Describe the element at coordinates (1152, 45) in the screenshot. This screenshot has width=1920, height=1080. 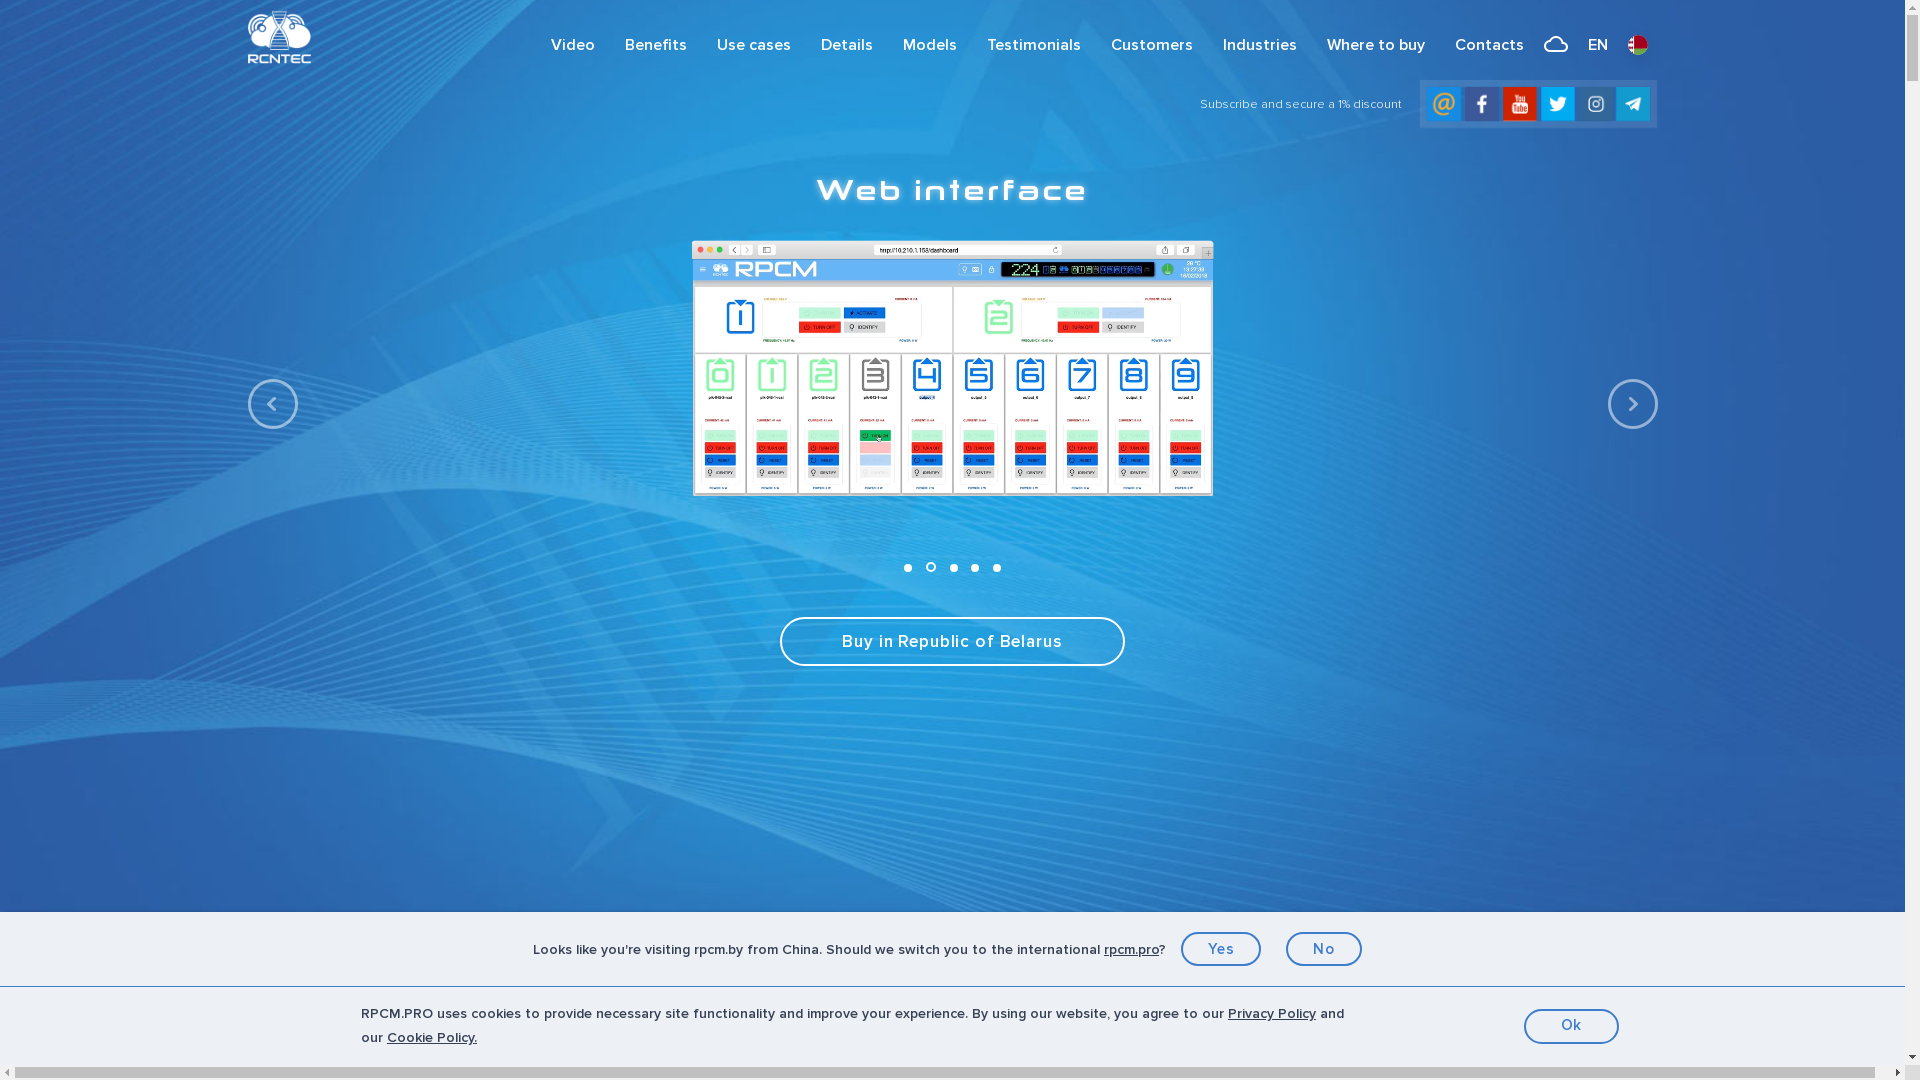
I see `'Customers'` at that location.